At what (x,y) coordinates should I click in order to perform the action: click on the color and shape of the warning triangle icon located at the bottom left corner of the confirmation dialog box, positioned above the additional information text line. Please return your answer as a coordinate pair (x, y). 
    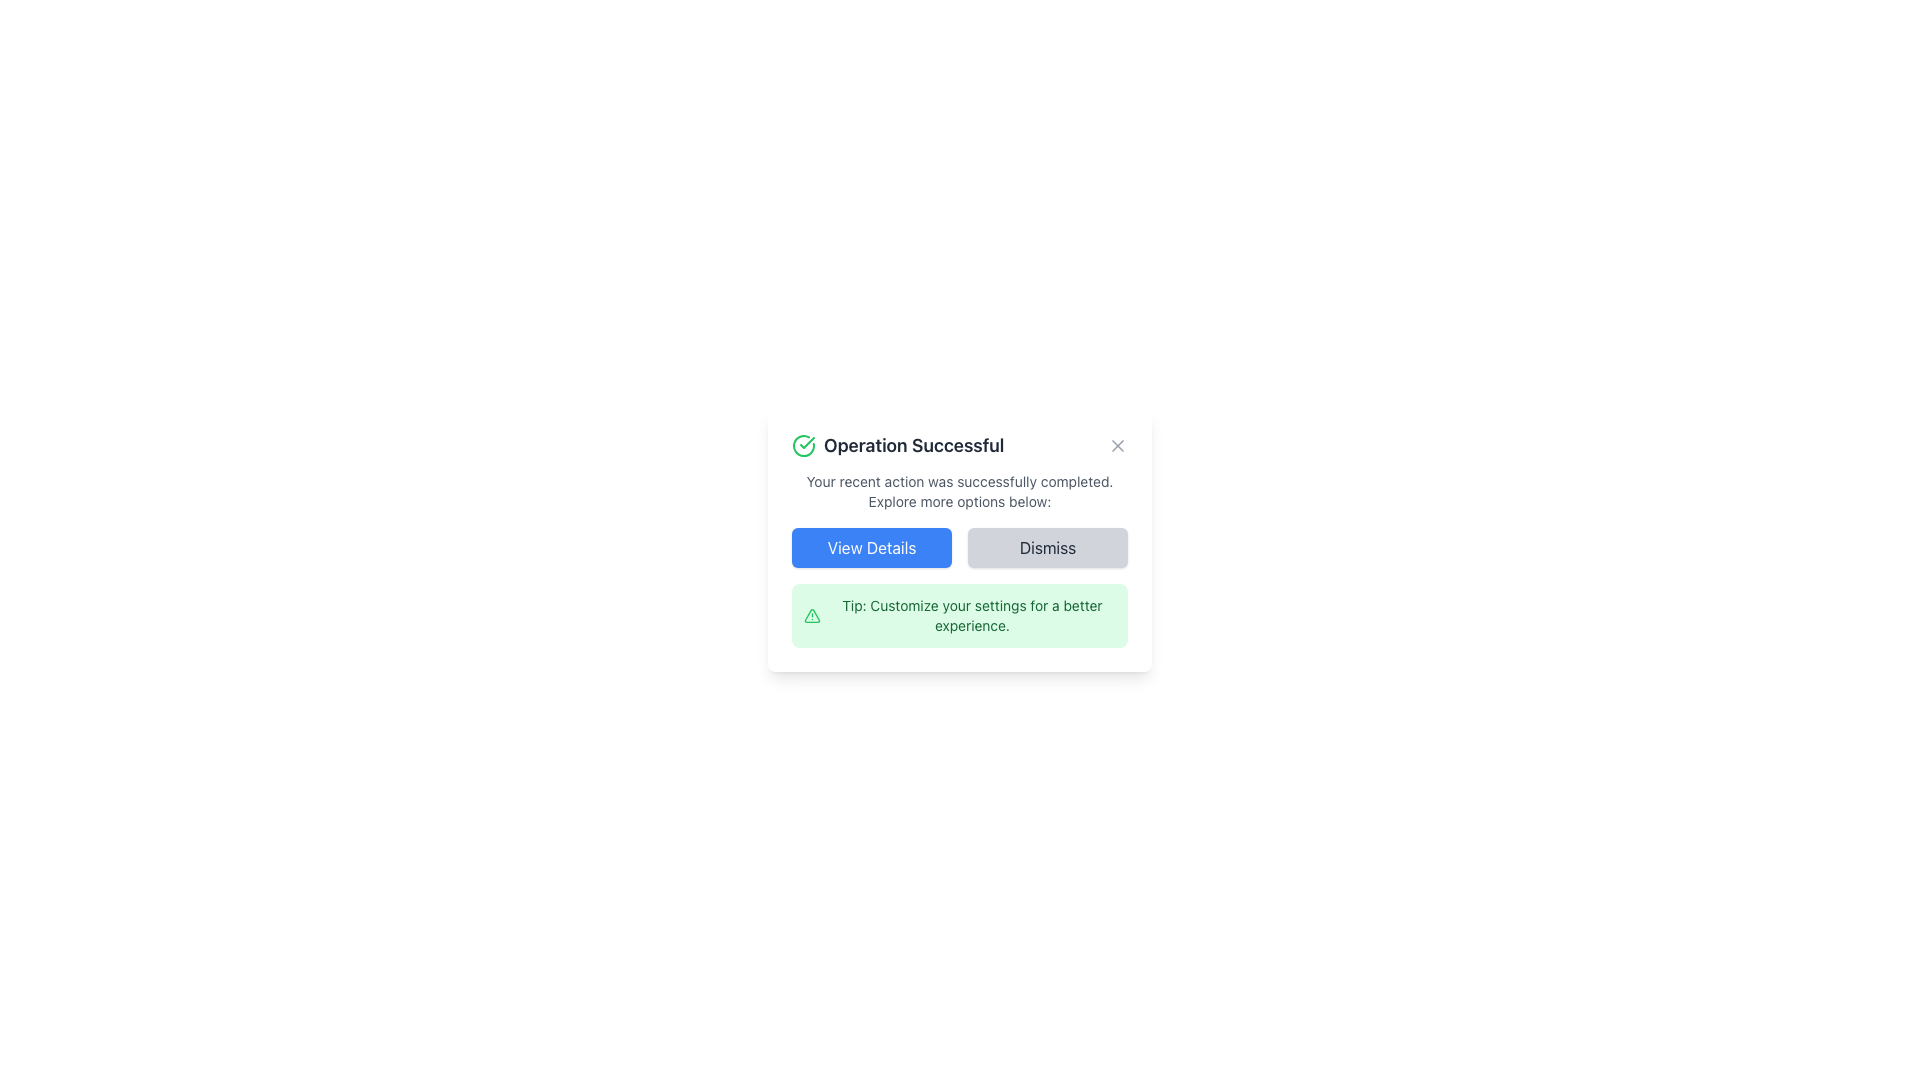
    Looking at the image, I should click on (812, 615).